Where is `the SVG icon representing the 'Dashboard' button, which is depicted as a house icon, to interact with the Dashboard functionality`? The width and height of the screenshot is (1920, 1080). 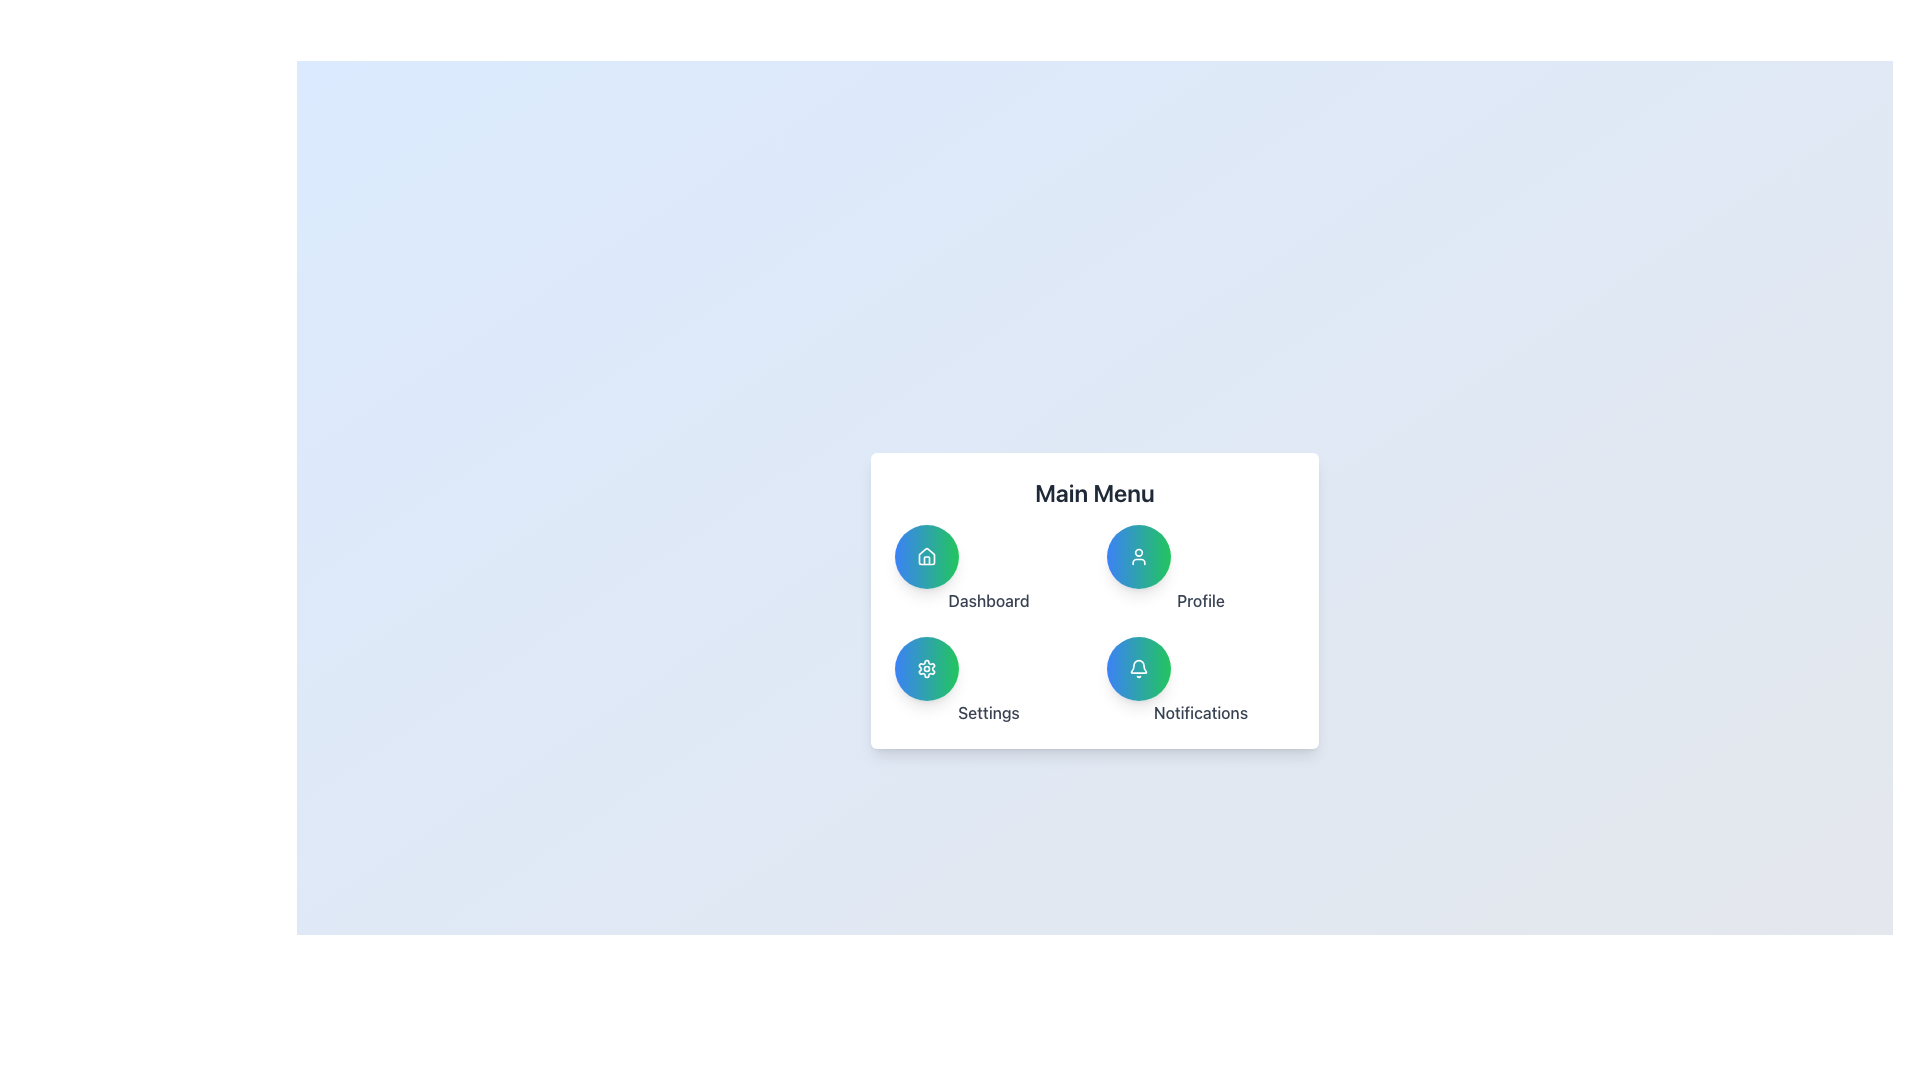 the SVG icon representing the 'Dashboard' button, which is depicted as a house icon, to interact with the Dashboard functionality is located at coordinates (925, 555).